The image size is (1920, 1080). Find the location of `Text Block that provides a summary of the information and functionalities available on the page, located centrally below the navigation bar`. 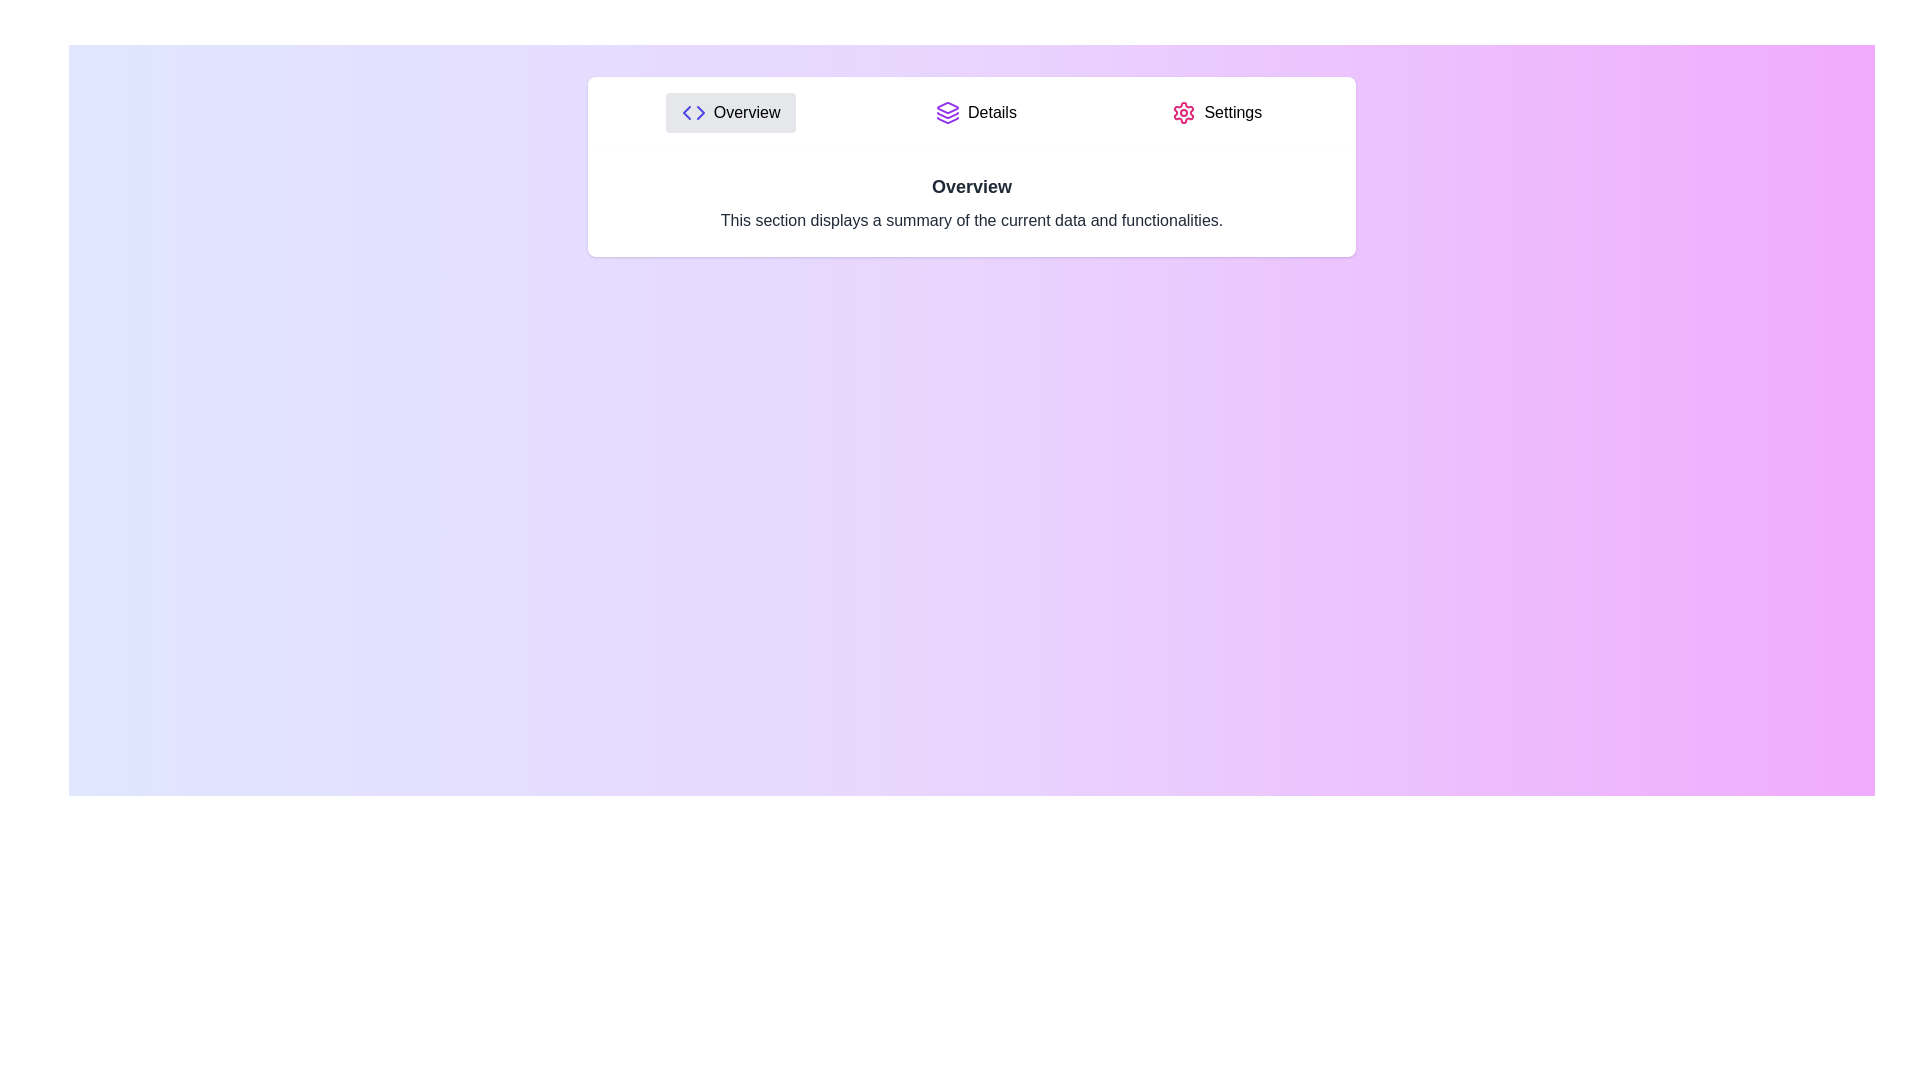

Text Block that provides a summary of the information and functionalities available on the page, located centrally below the navigation bar is located at coordinates (971, 203).